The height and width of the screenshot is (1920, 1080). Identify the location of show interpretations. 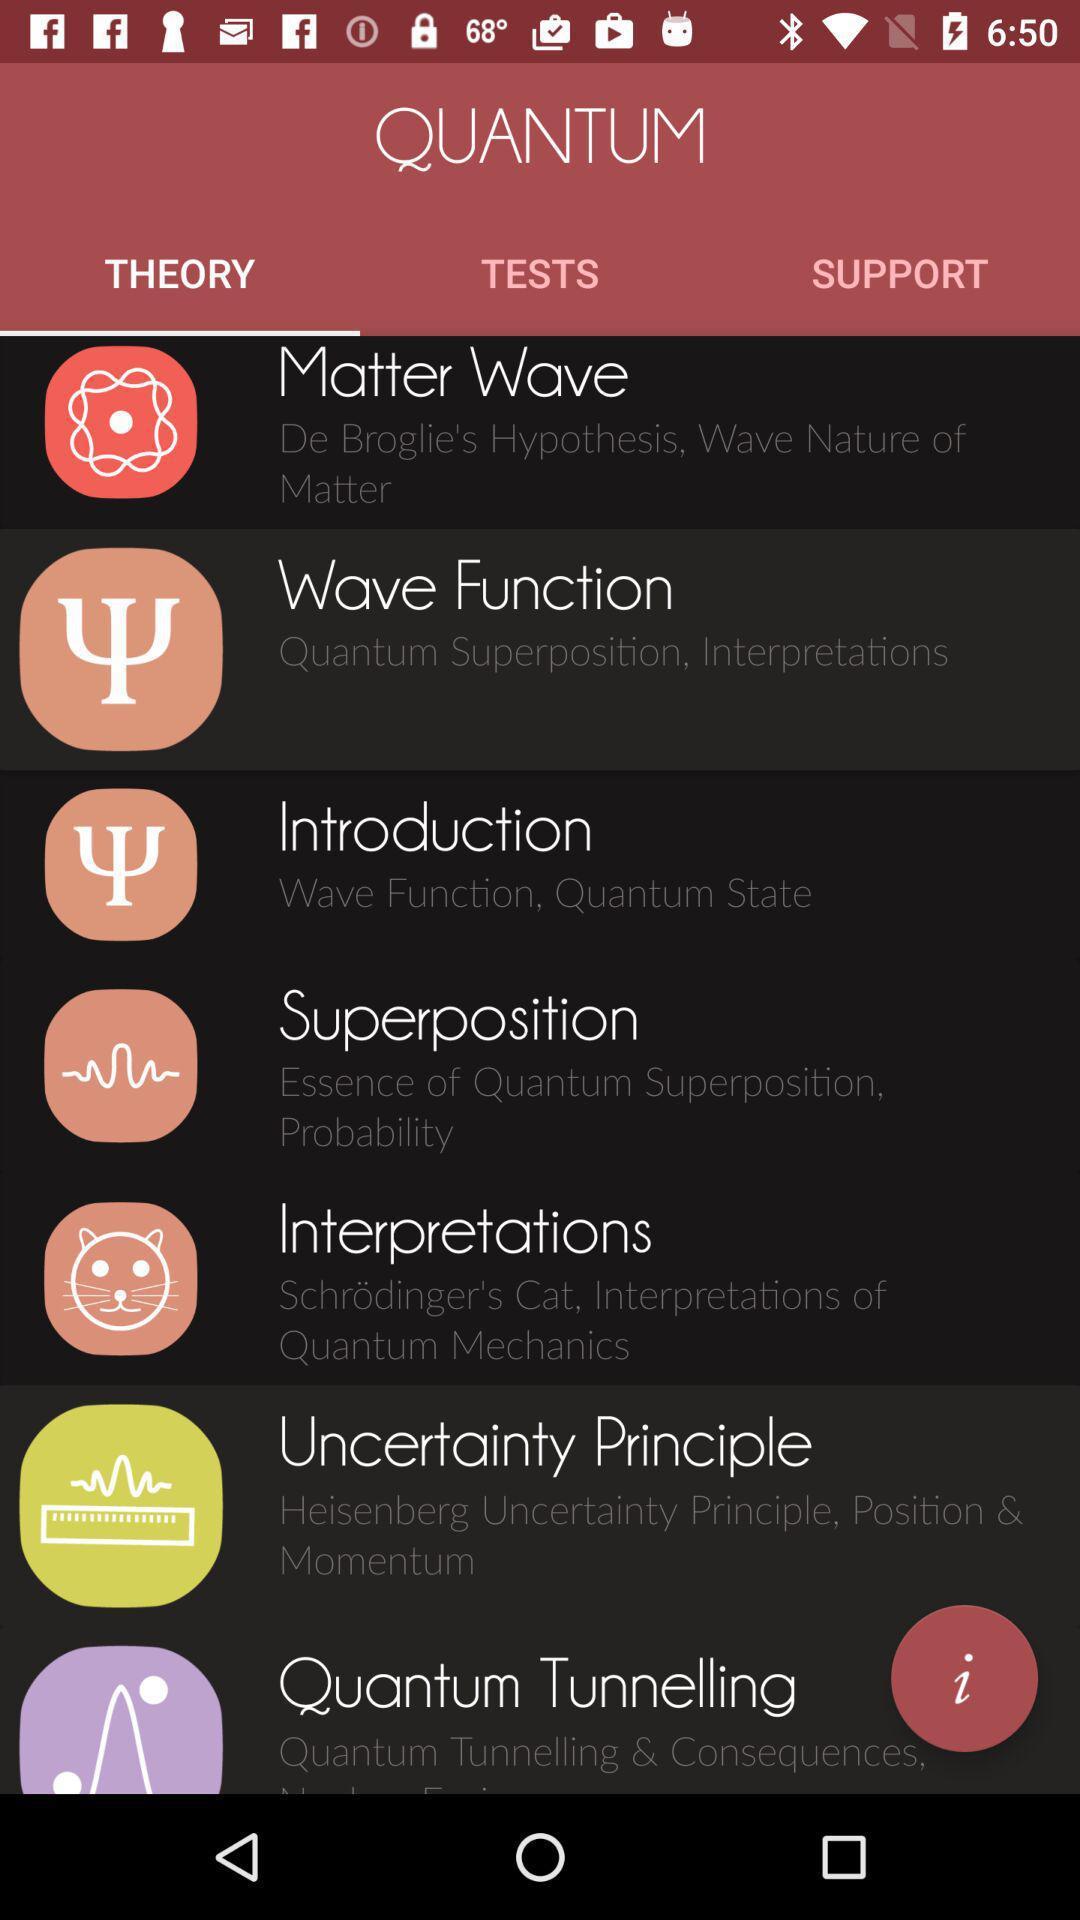
(120, 1277).